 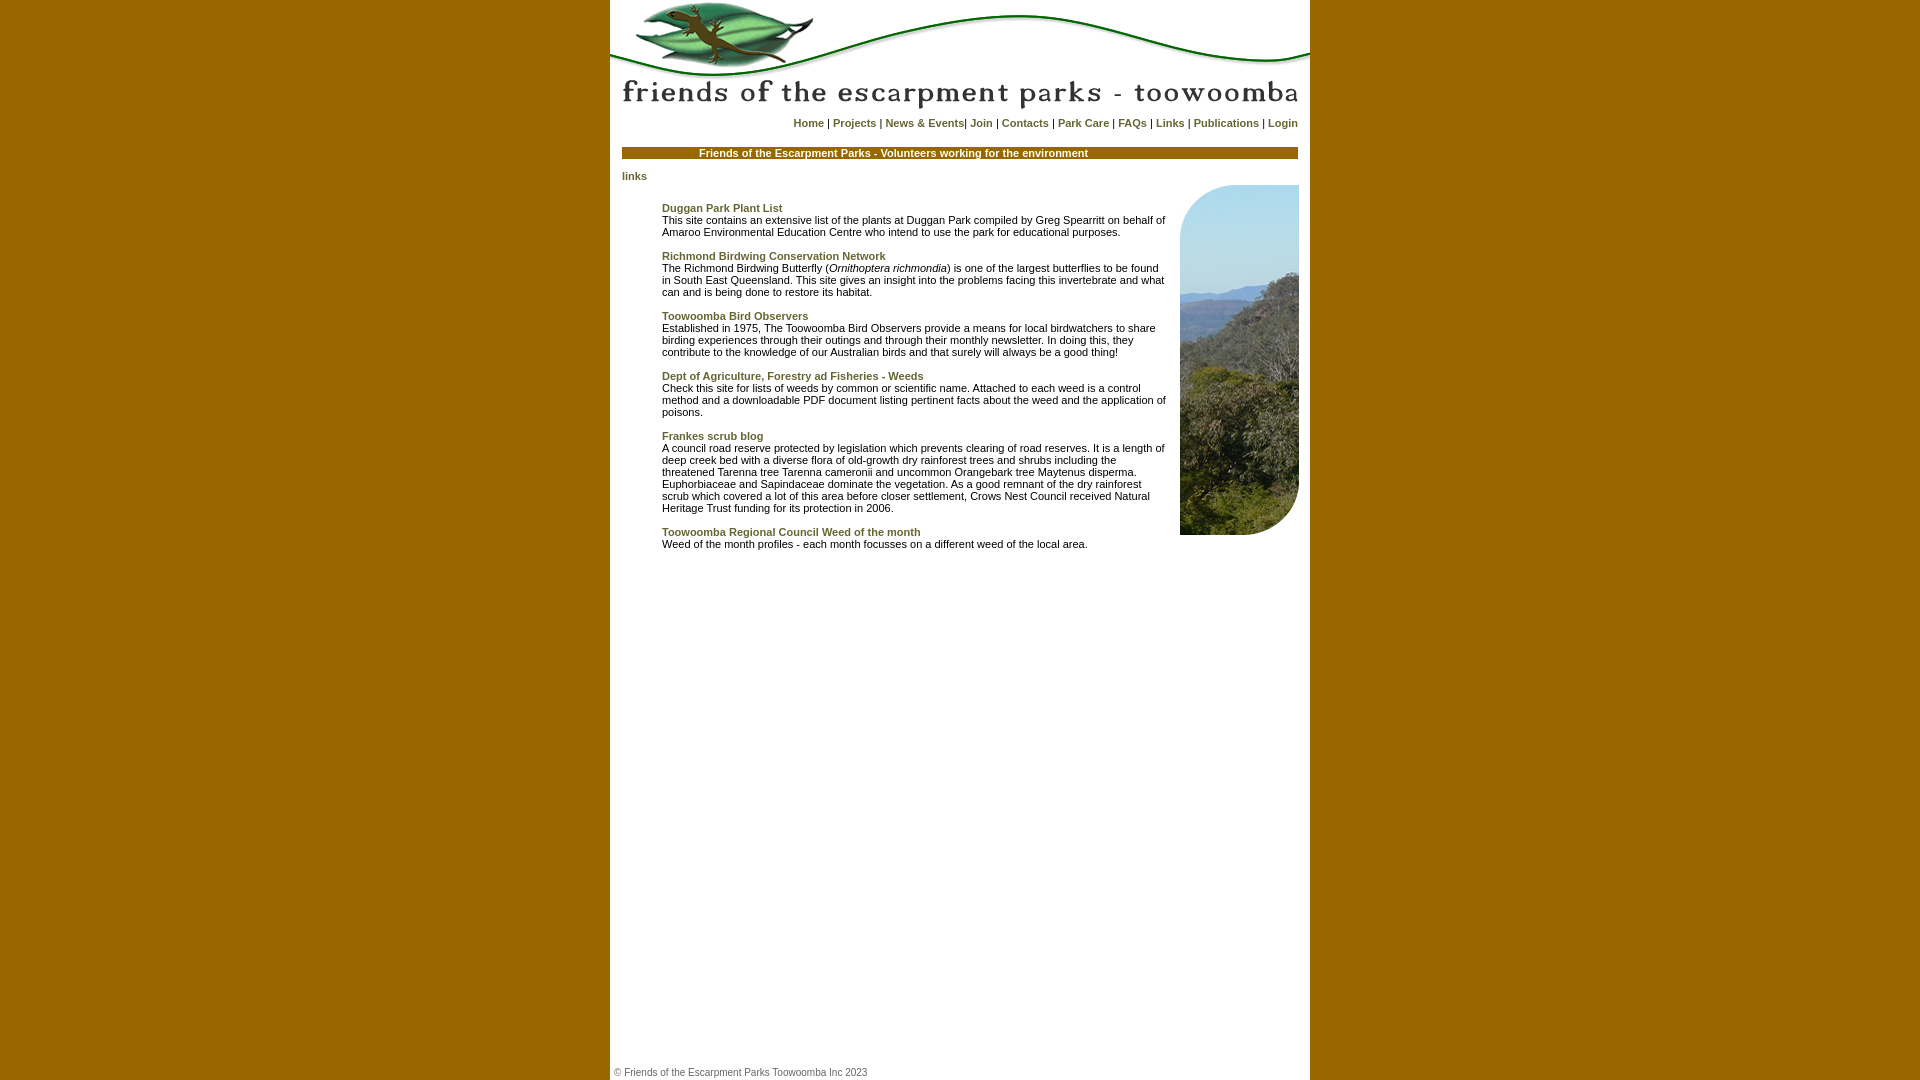 What do you see at coordinates (1025, 122) in the screenshot?
I see `'Contacts'` at bounding box center [1025, 122].